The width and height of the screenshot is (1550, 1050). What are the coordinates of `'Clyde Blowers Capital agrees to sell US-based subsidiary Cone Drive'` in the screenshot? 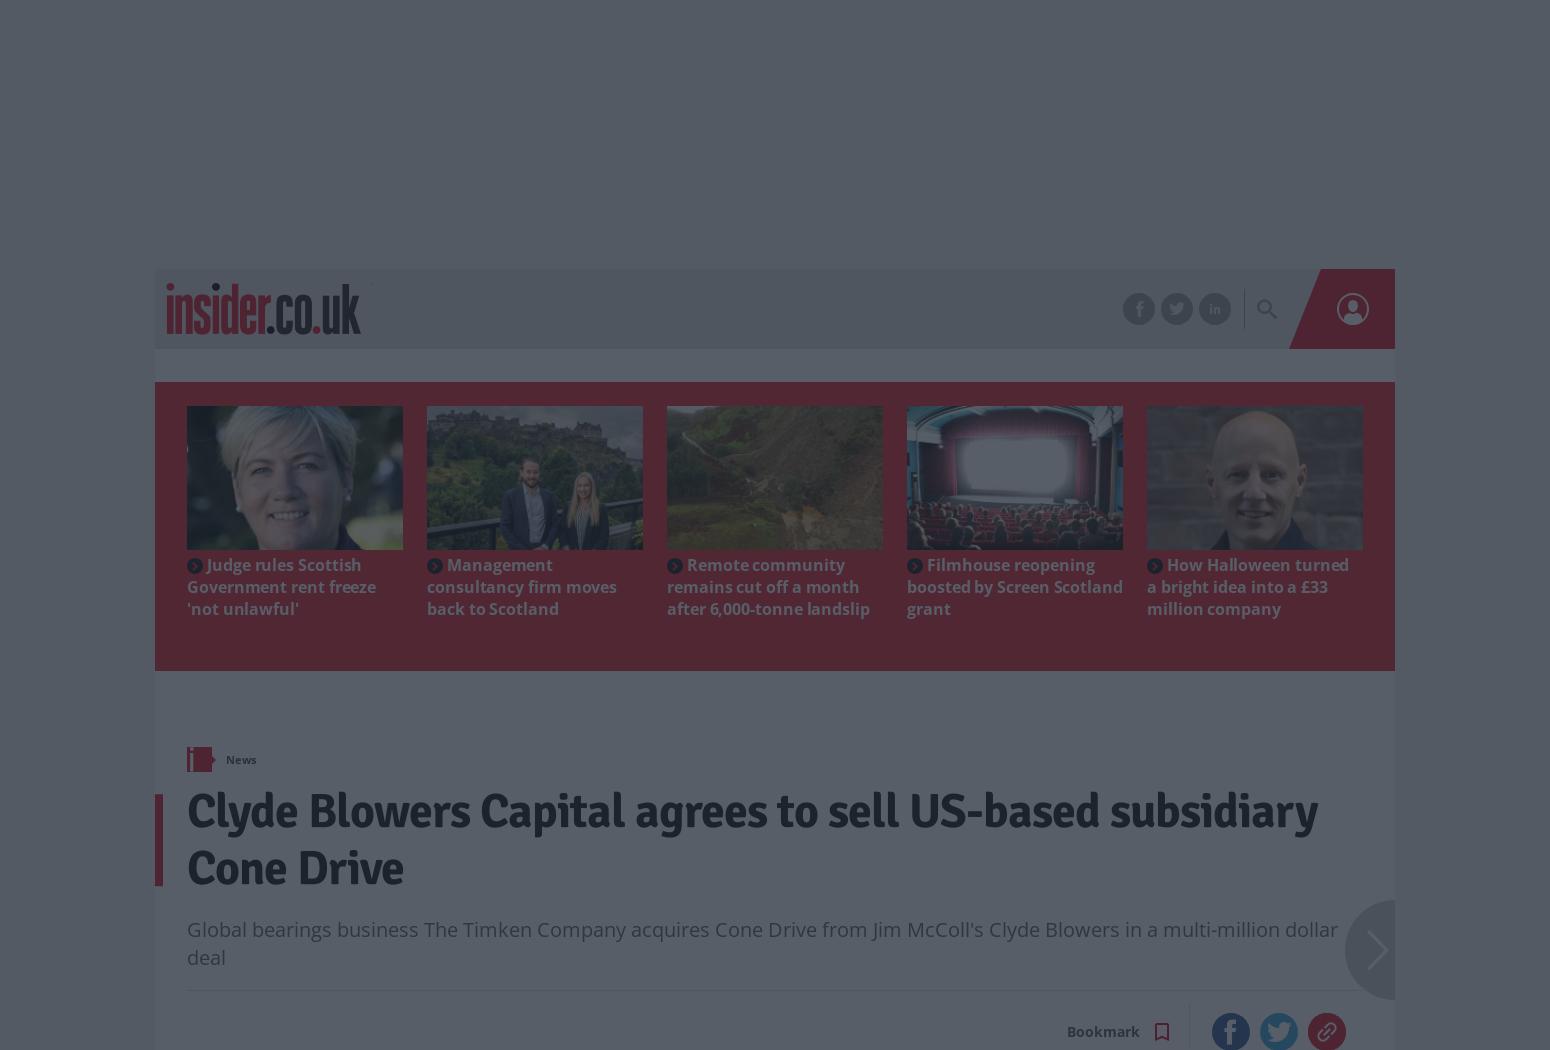 It's located at (185, 839).